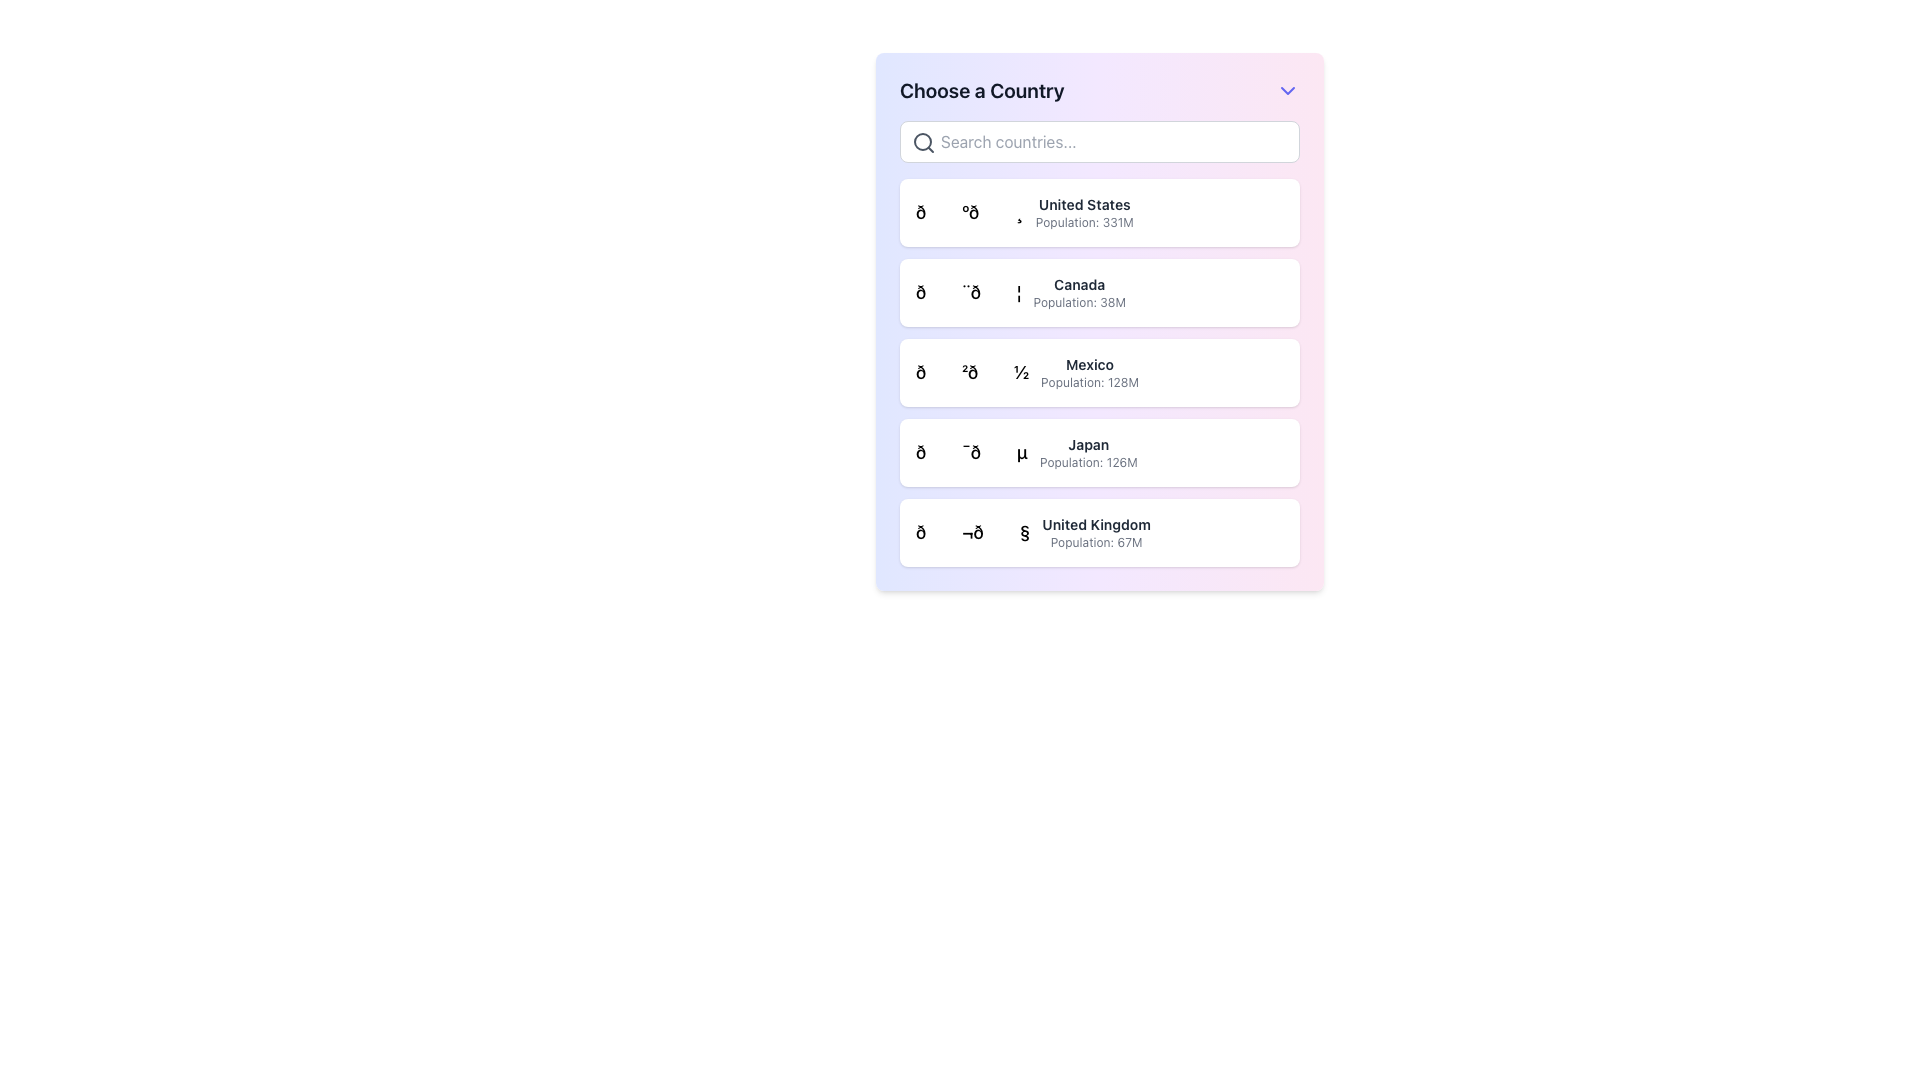 This screenshot has width=1920, height=1080. I want to click on the third list item labeled 'Mexico', so click(1027, 373).